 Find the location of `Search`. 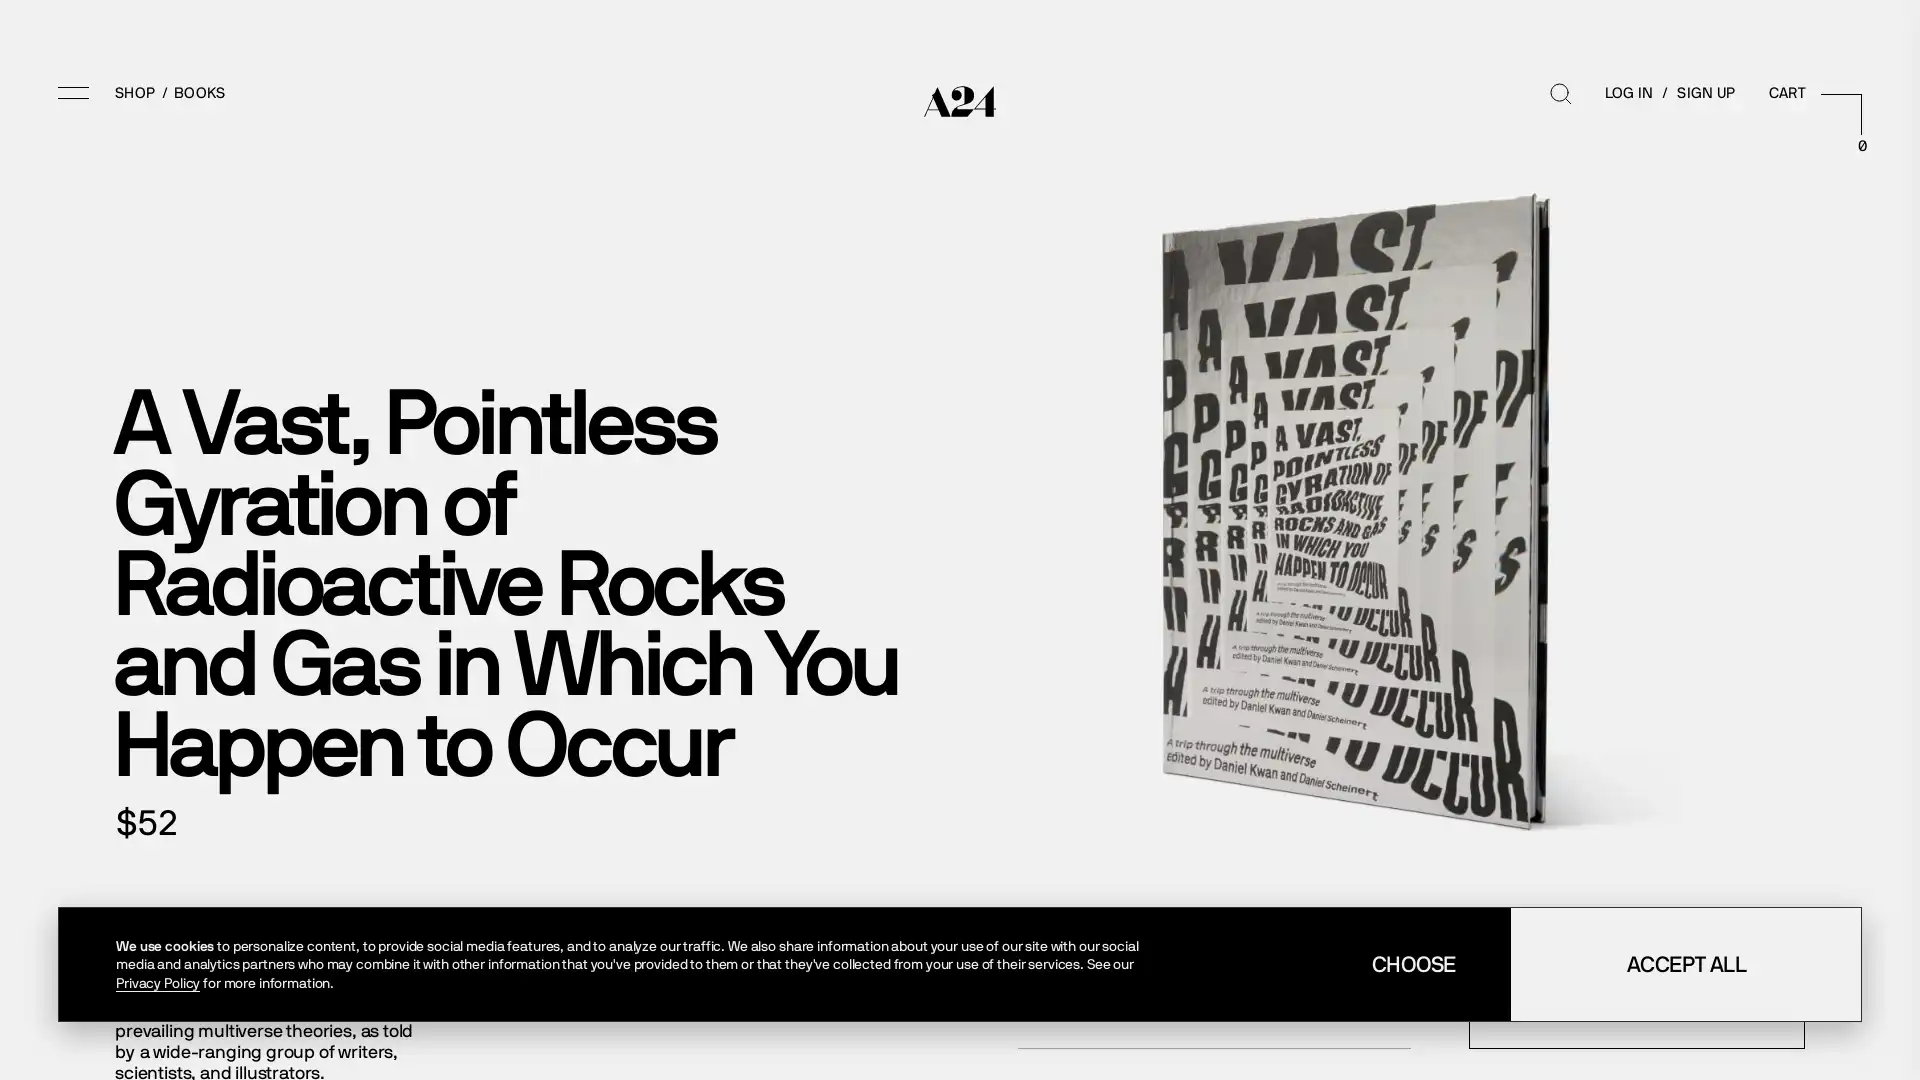

Search is located at coordinates (1620, 128).